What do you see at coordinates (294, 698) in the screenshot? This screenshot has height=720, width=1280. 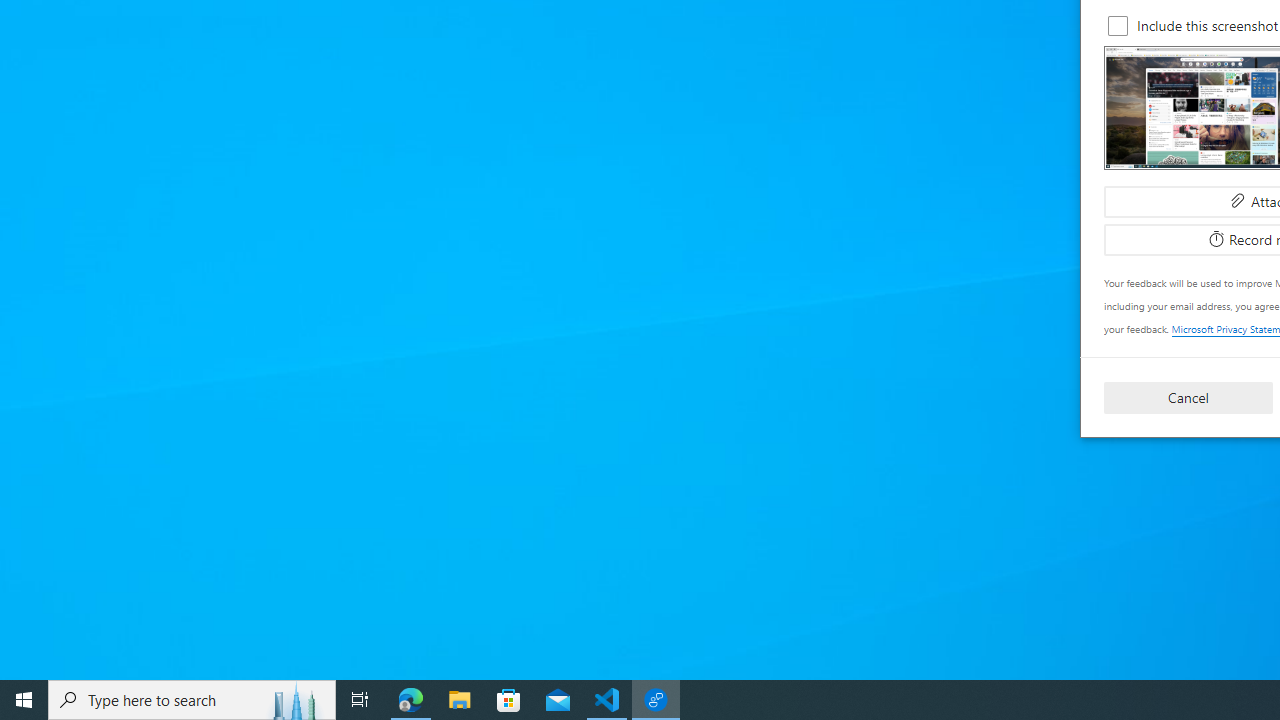 I see `'Search highlights icon opens search home window'` at bounding box center [294, 698].